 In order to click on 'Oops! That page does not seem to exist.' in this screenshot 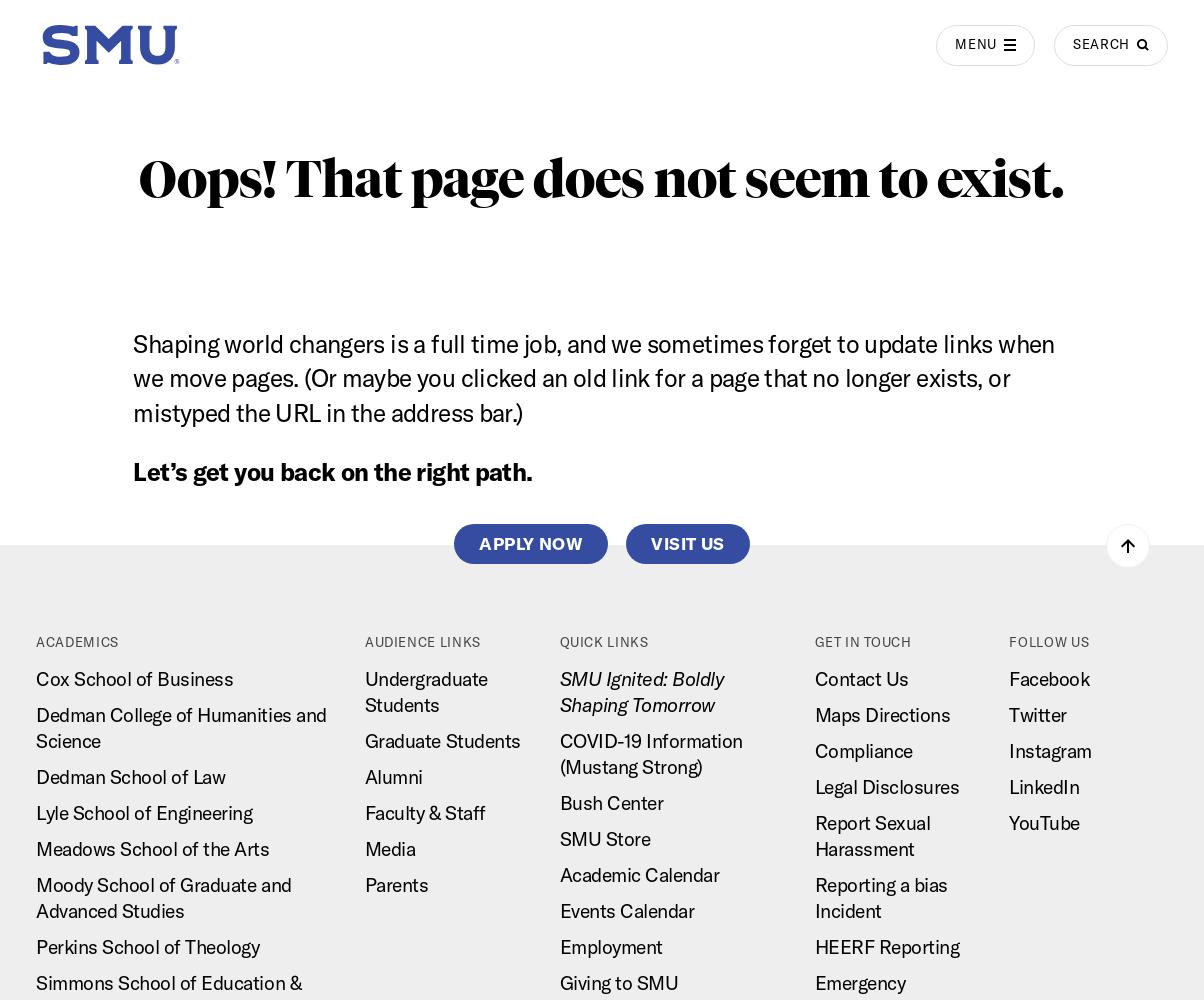, I will do `click(602, 178)`.